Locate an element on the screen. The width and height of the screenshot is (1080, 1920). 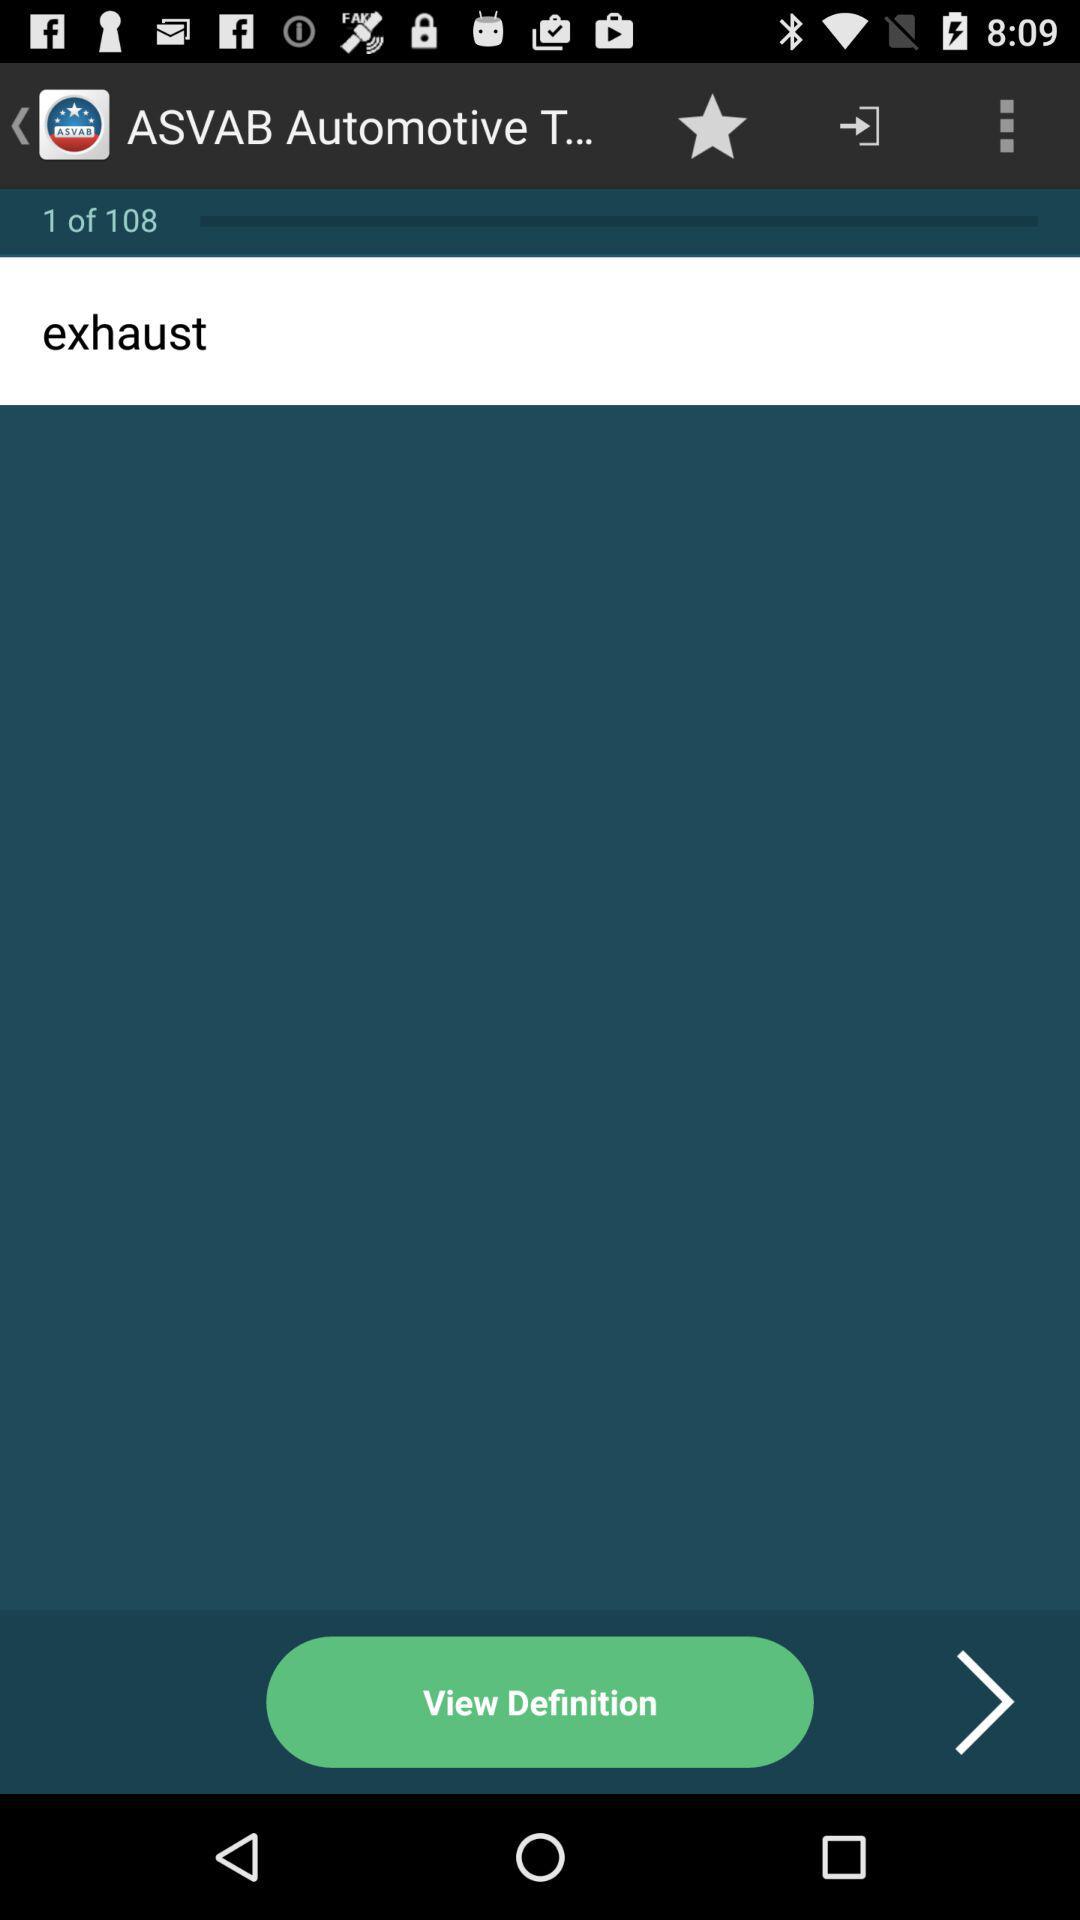
the button at the bottom is located at coordinates (540, 1701).